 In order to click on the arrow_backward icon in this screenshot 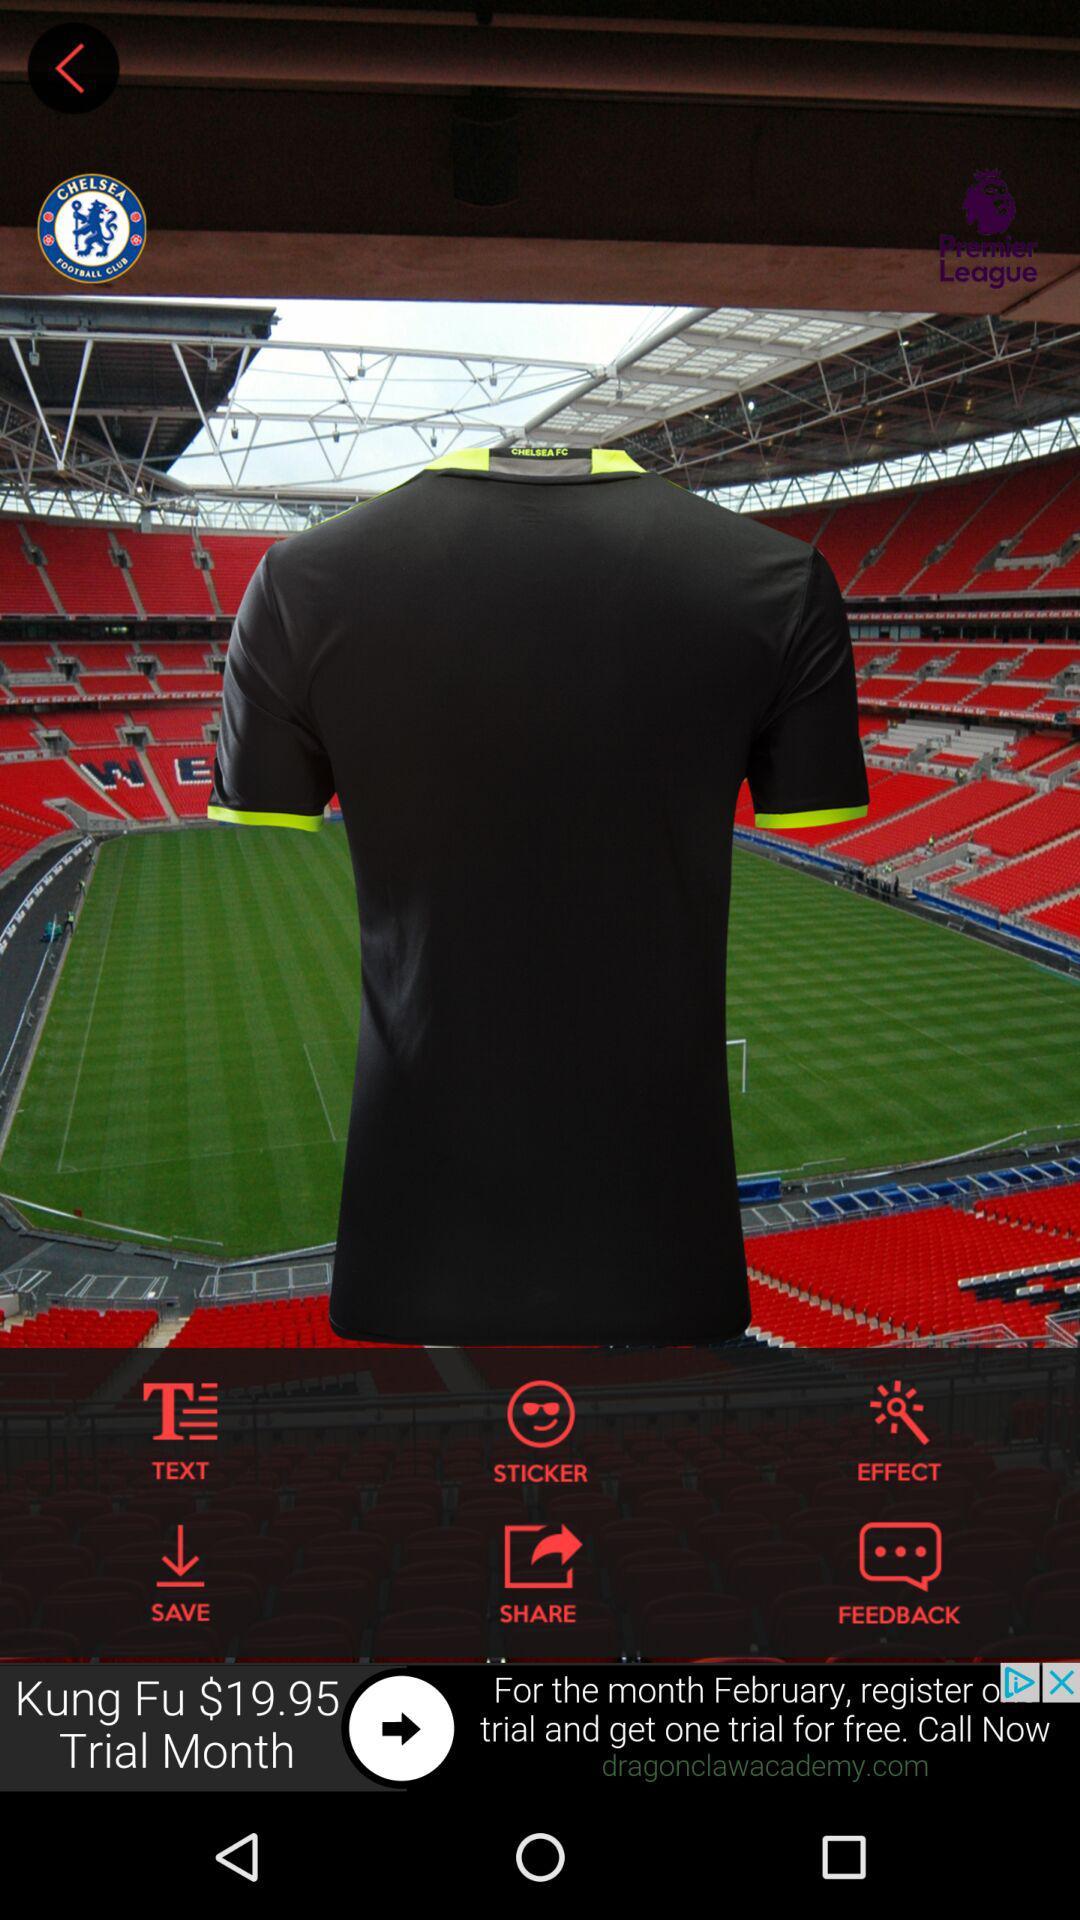, I will do `click(72, 72)`.